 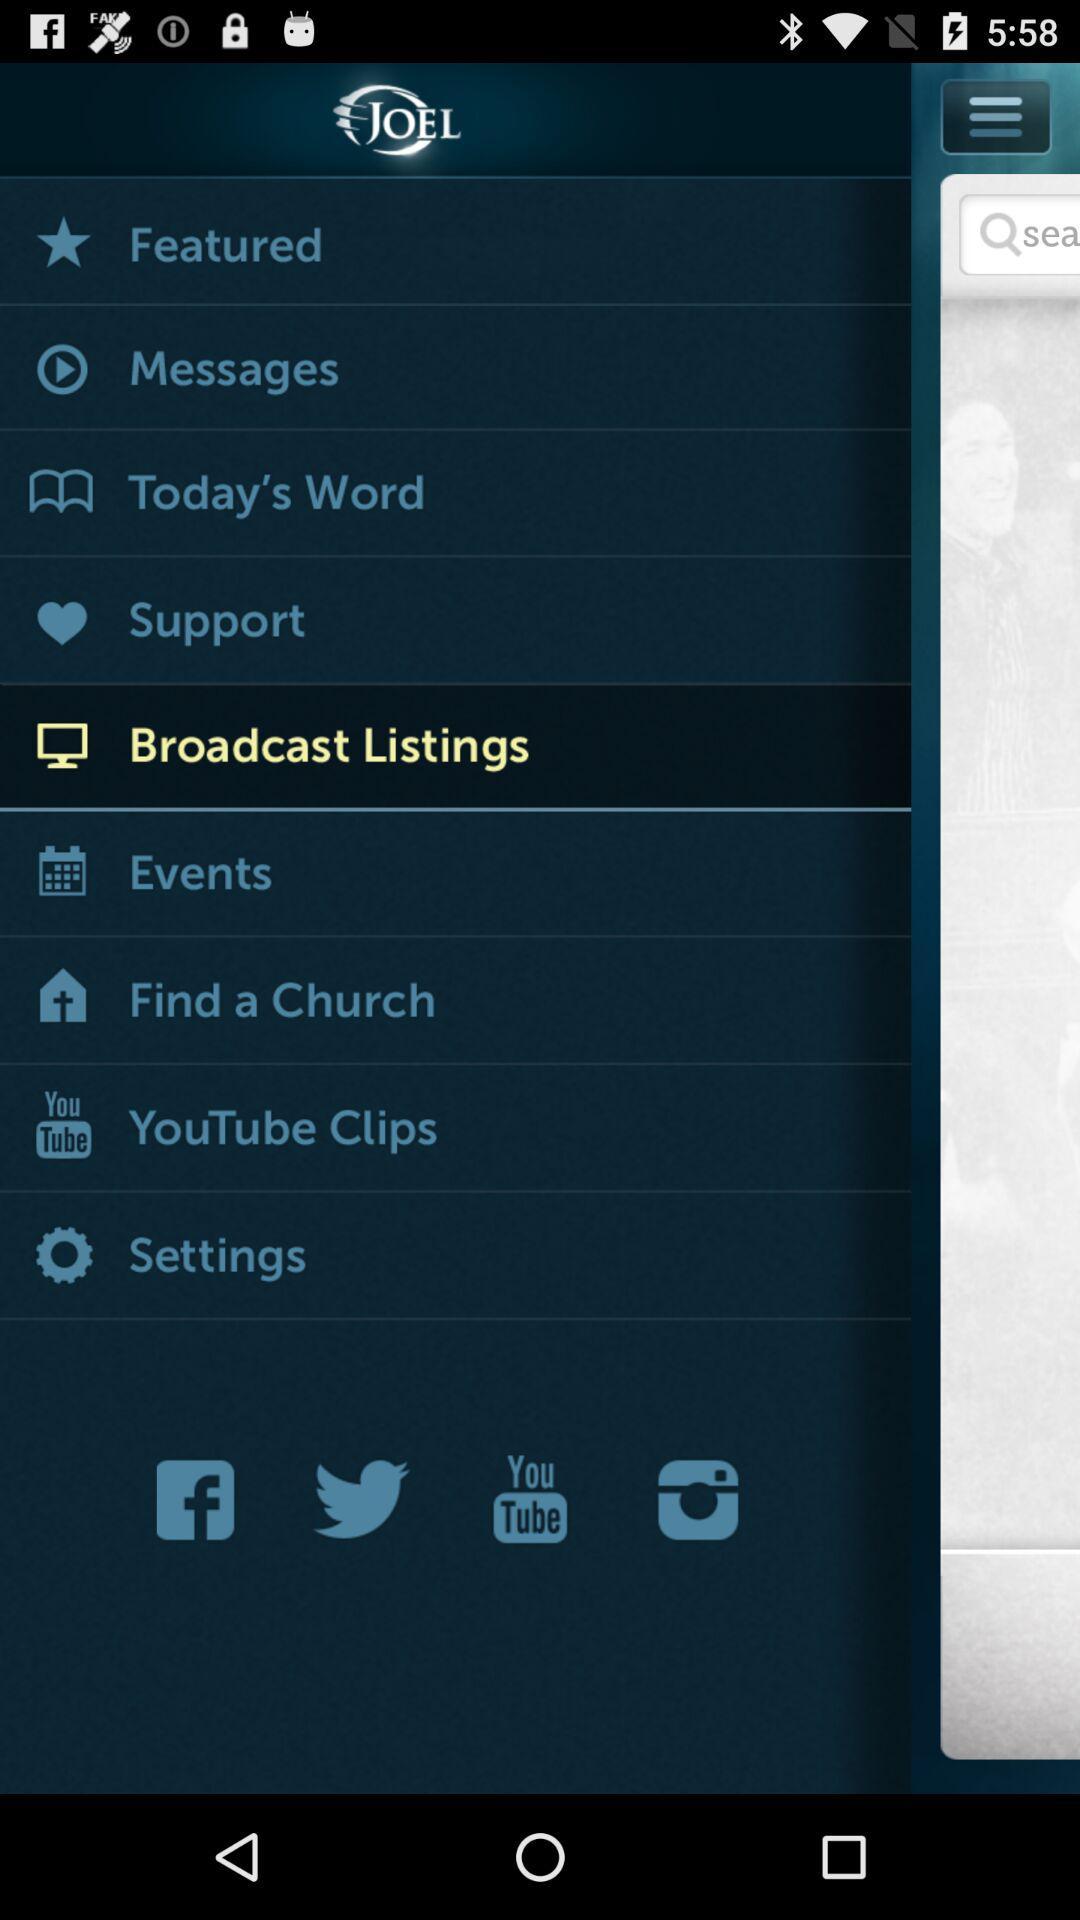 What do you see at coordinates (455, 1130) in the screenshot?
I see `broadcast youtube clips` at bounding box center [455, 1130].